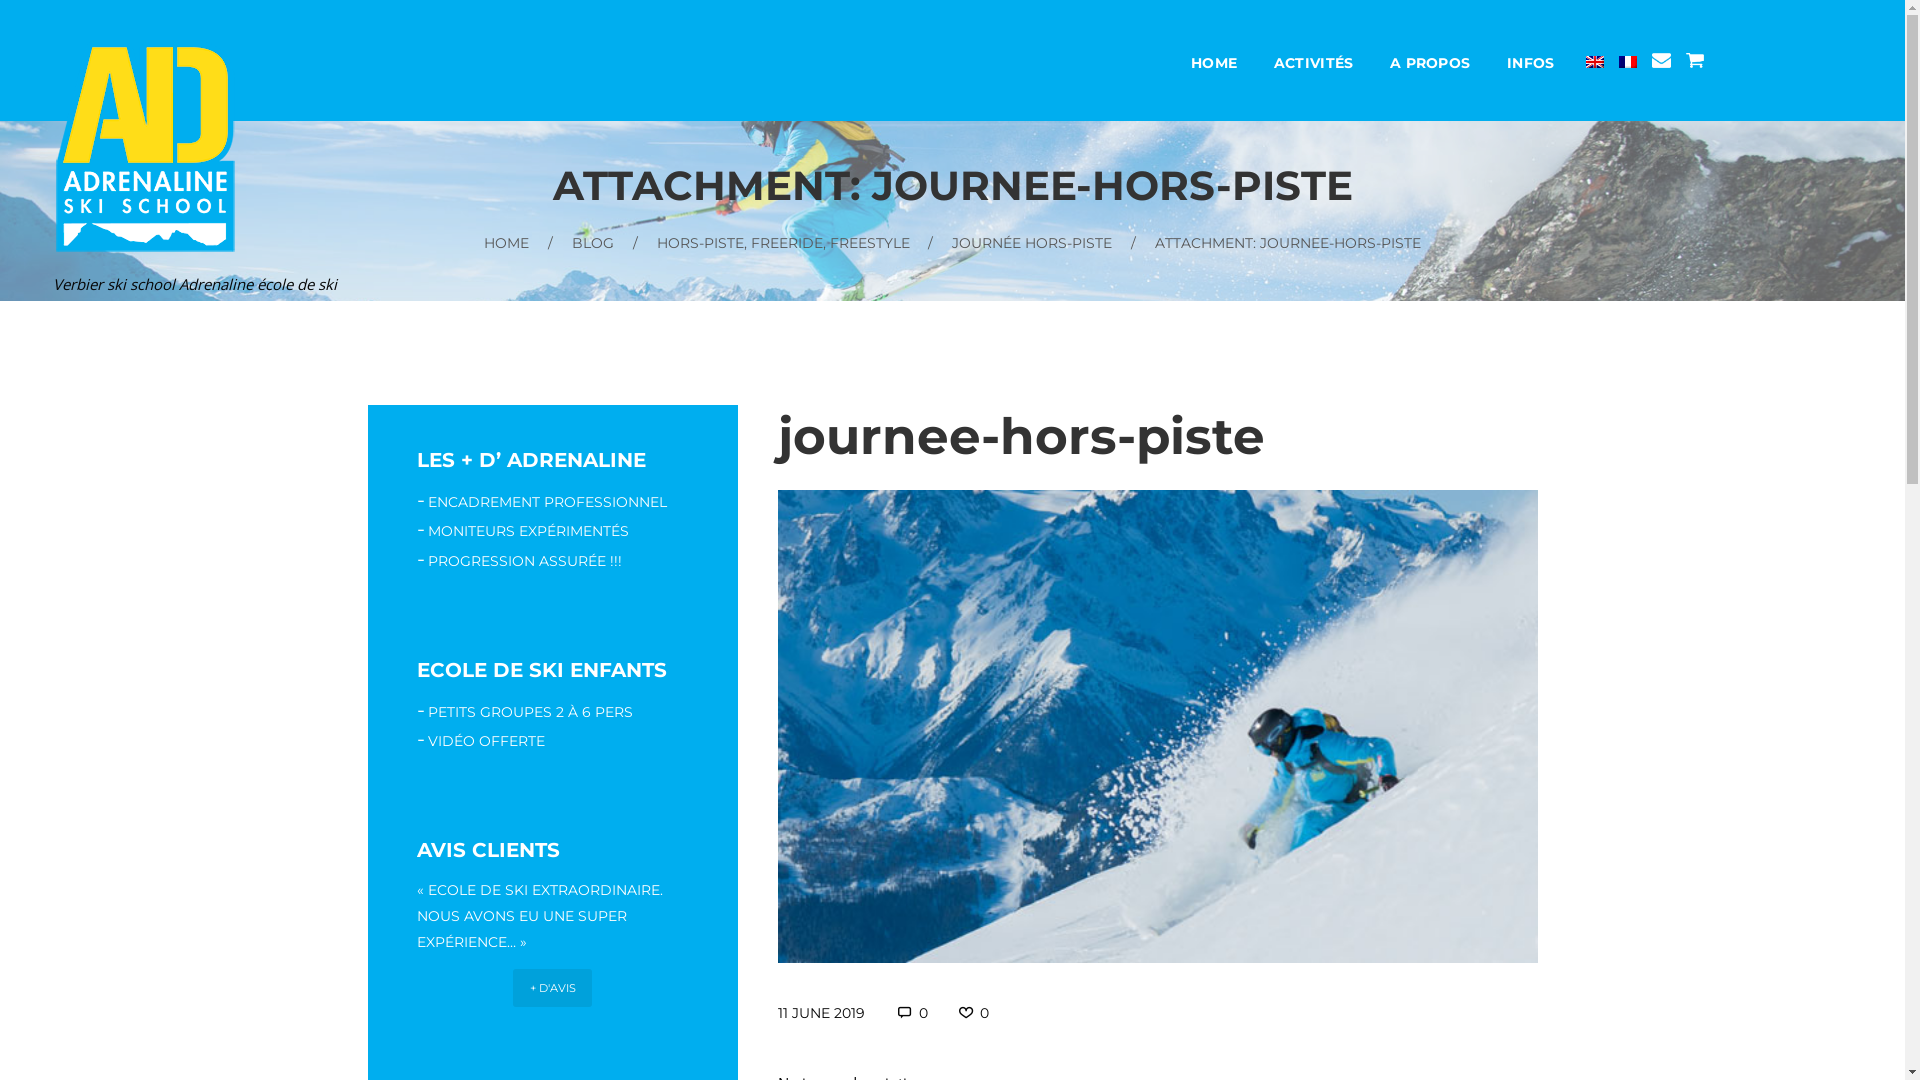 The height and width of the screenshot is (1080, 1920). I want to click on 'HORS-PISTE, FREERIDE, FREESTYLE', so click(781, 240).